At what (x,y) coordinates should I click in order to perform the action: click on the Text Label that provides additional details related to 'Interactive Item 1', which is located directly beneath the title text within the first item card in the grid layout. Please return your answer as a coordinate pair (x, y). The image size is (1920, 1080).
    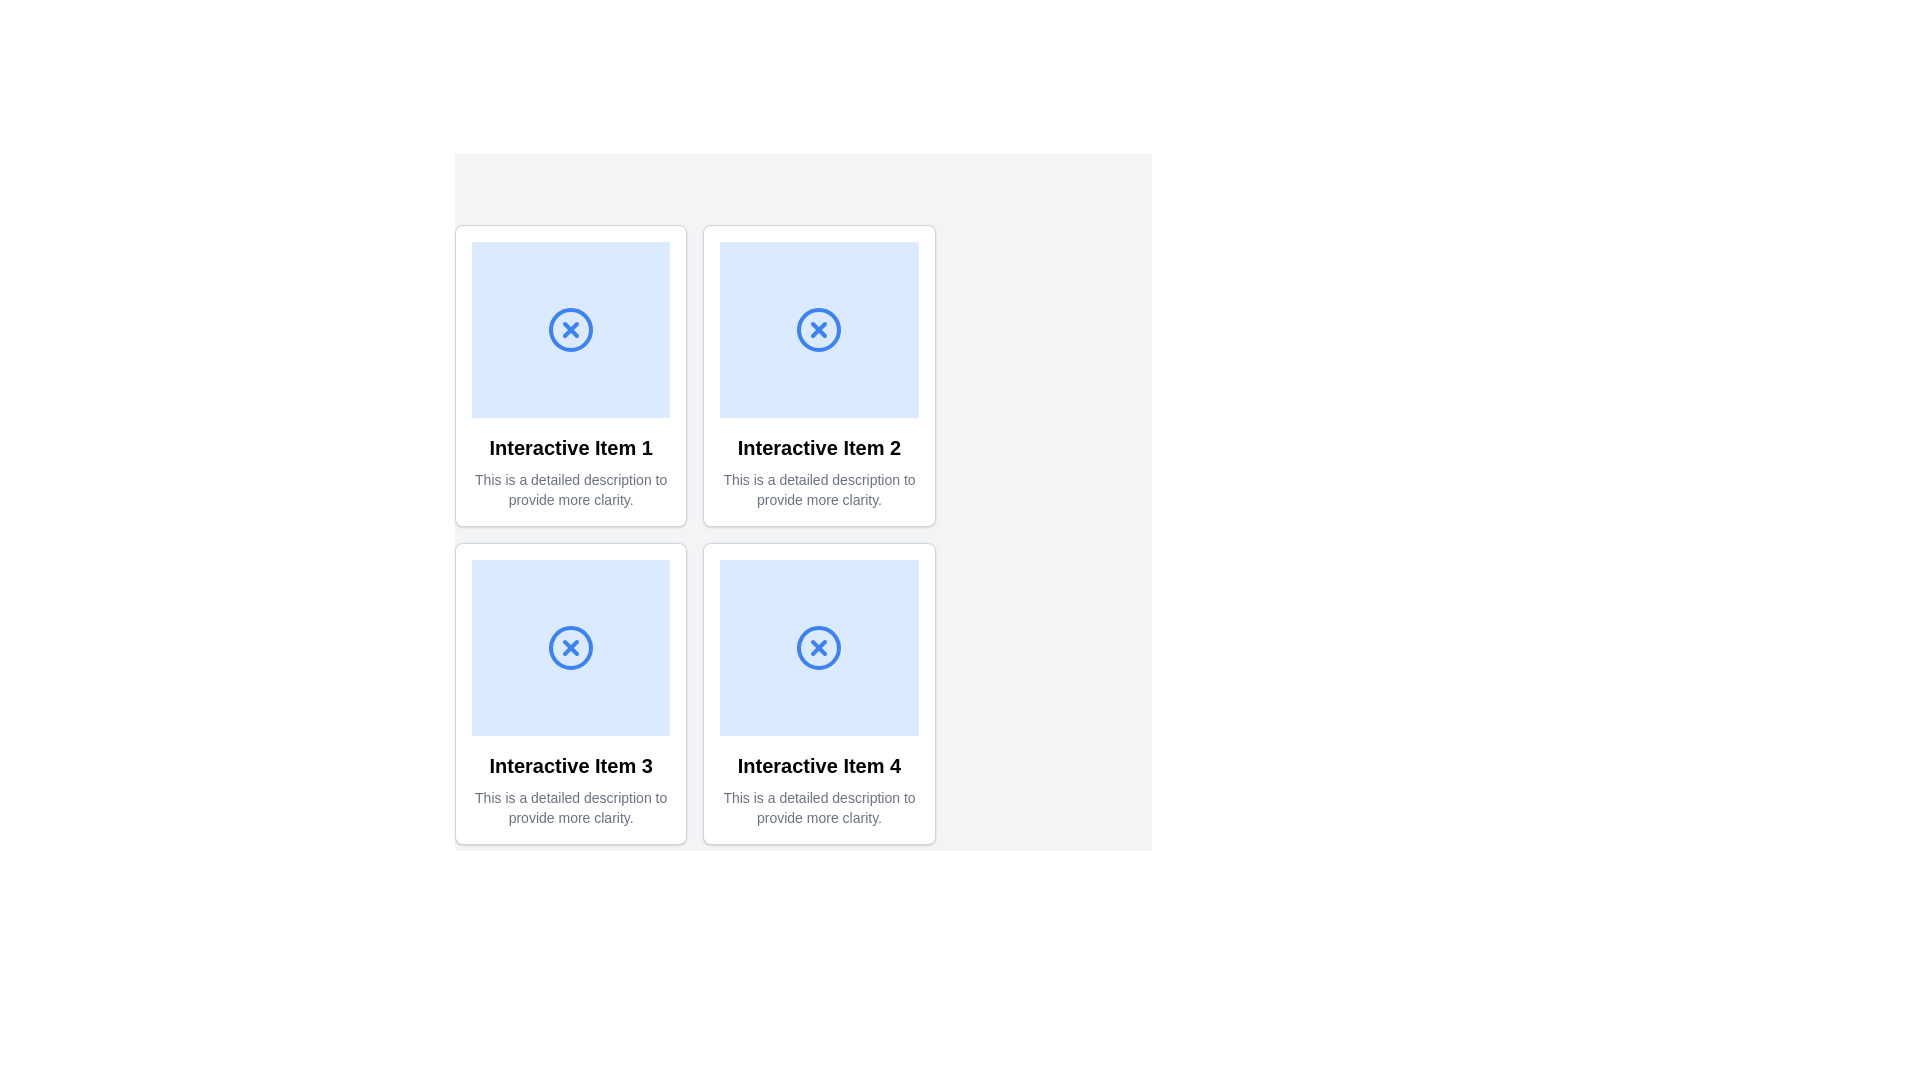
    Looking at the image, I should click on (570, 489).